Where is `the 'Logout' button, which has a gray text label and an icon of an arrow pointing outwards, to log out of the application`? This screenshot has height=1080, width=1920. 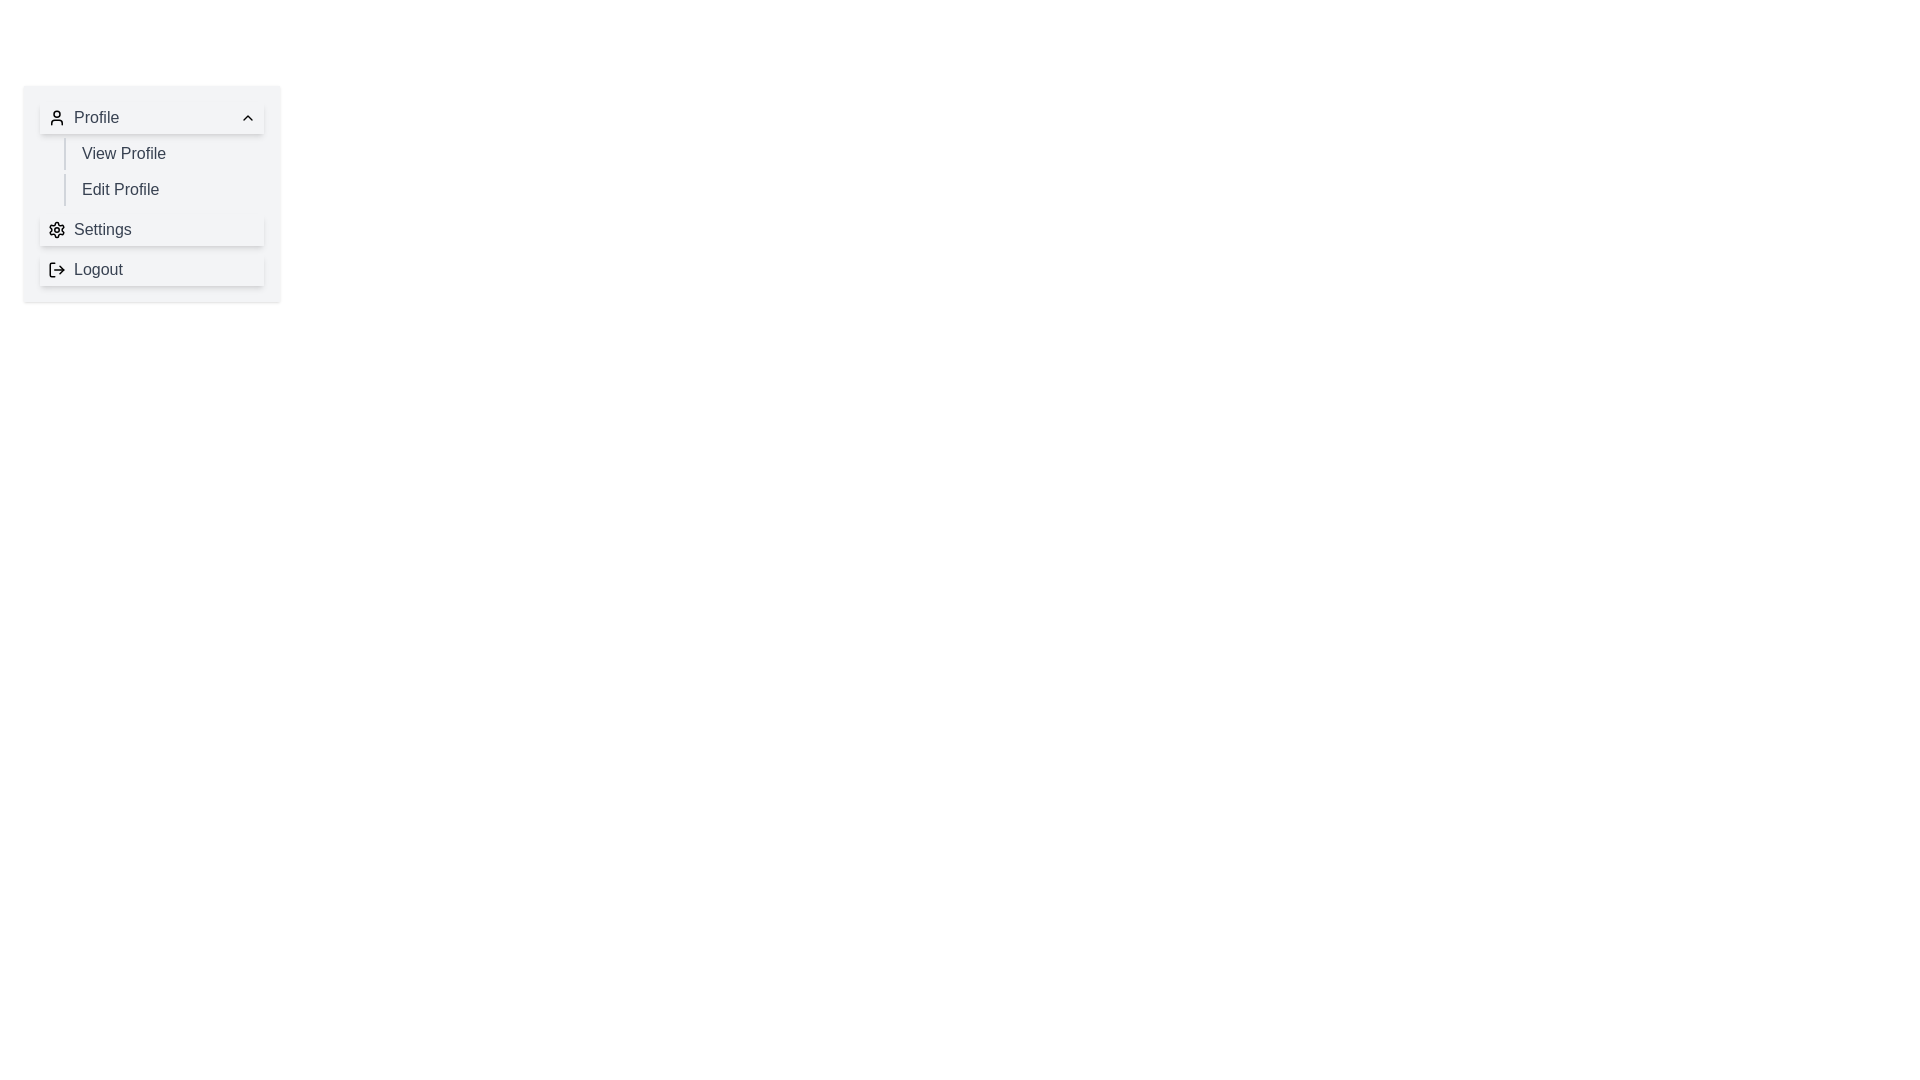 the 'Logout' button, which has a gray text label and an icon of an arrow pointing outwards, to log out of the application is located at coordinates (84, 270).